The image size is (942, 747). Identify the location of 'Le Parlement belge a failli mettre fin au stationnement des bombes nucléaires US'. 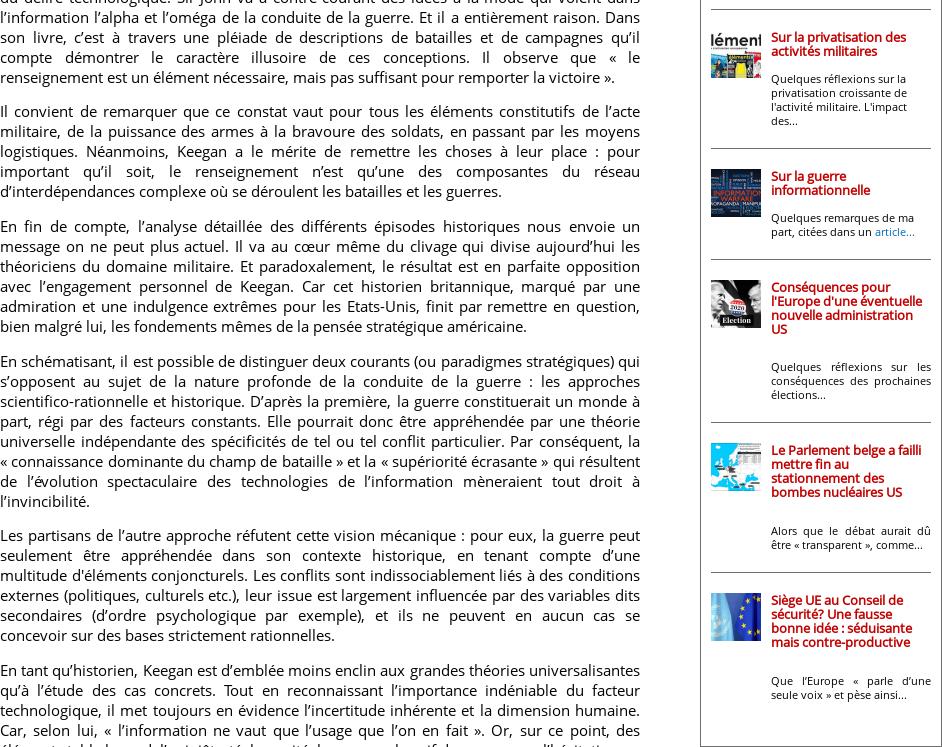
(771, 469).